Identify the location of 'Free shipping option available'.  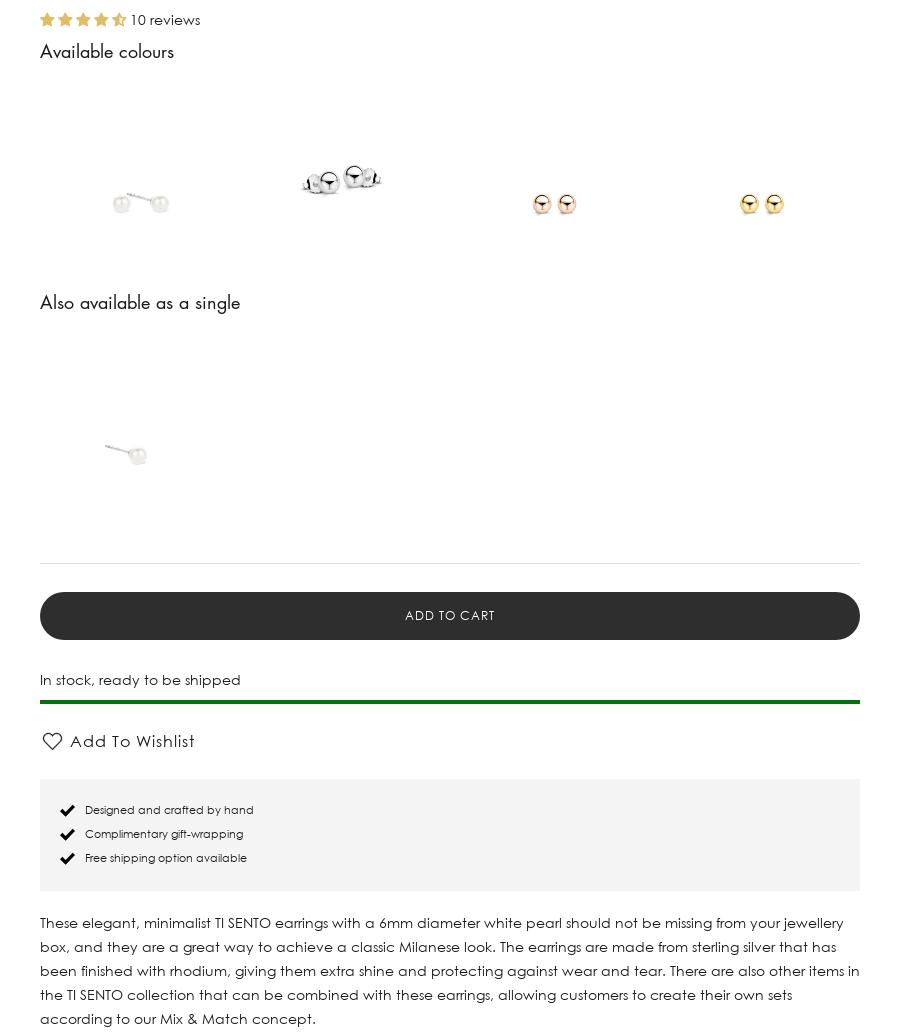
(165, 855).